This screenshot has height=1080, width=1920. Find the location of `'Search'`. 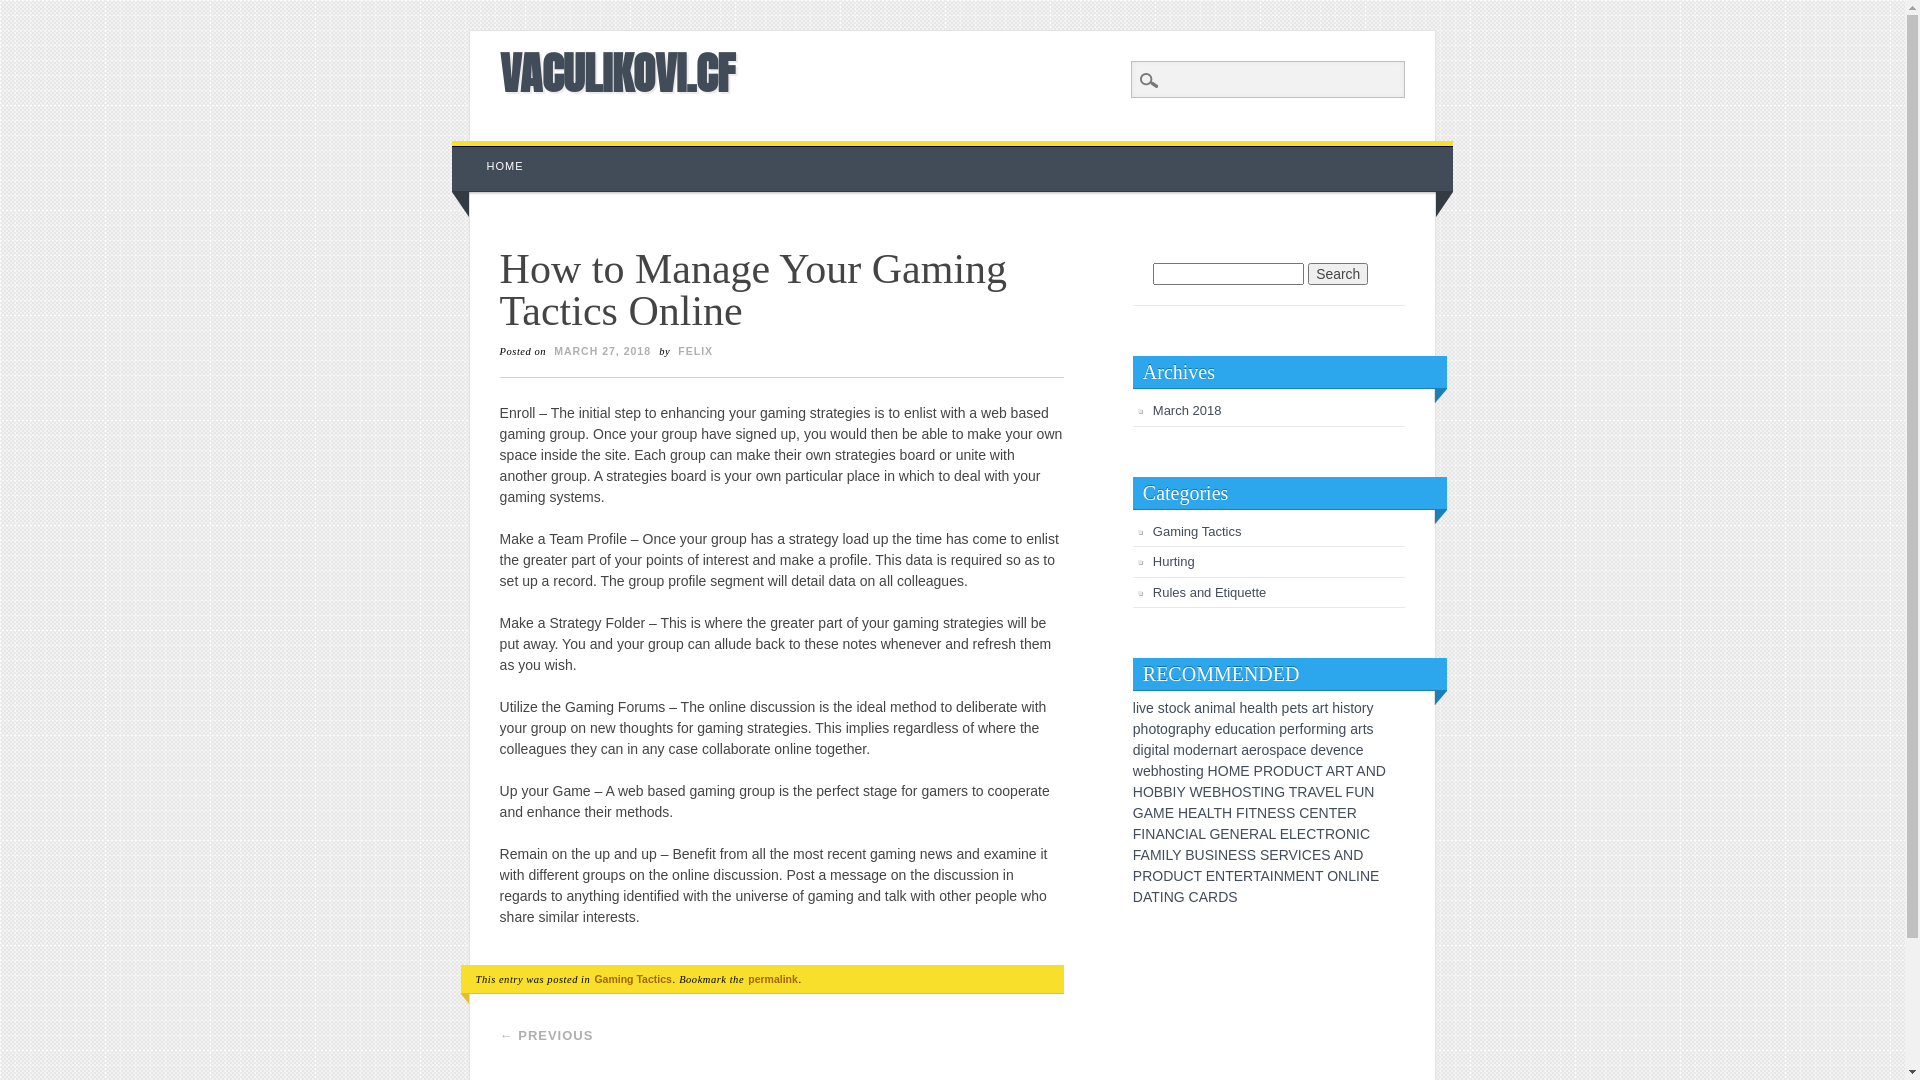

'Search' is located at coordinates (29, 11).